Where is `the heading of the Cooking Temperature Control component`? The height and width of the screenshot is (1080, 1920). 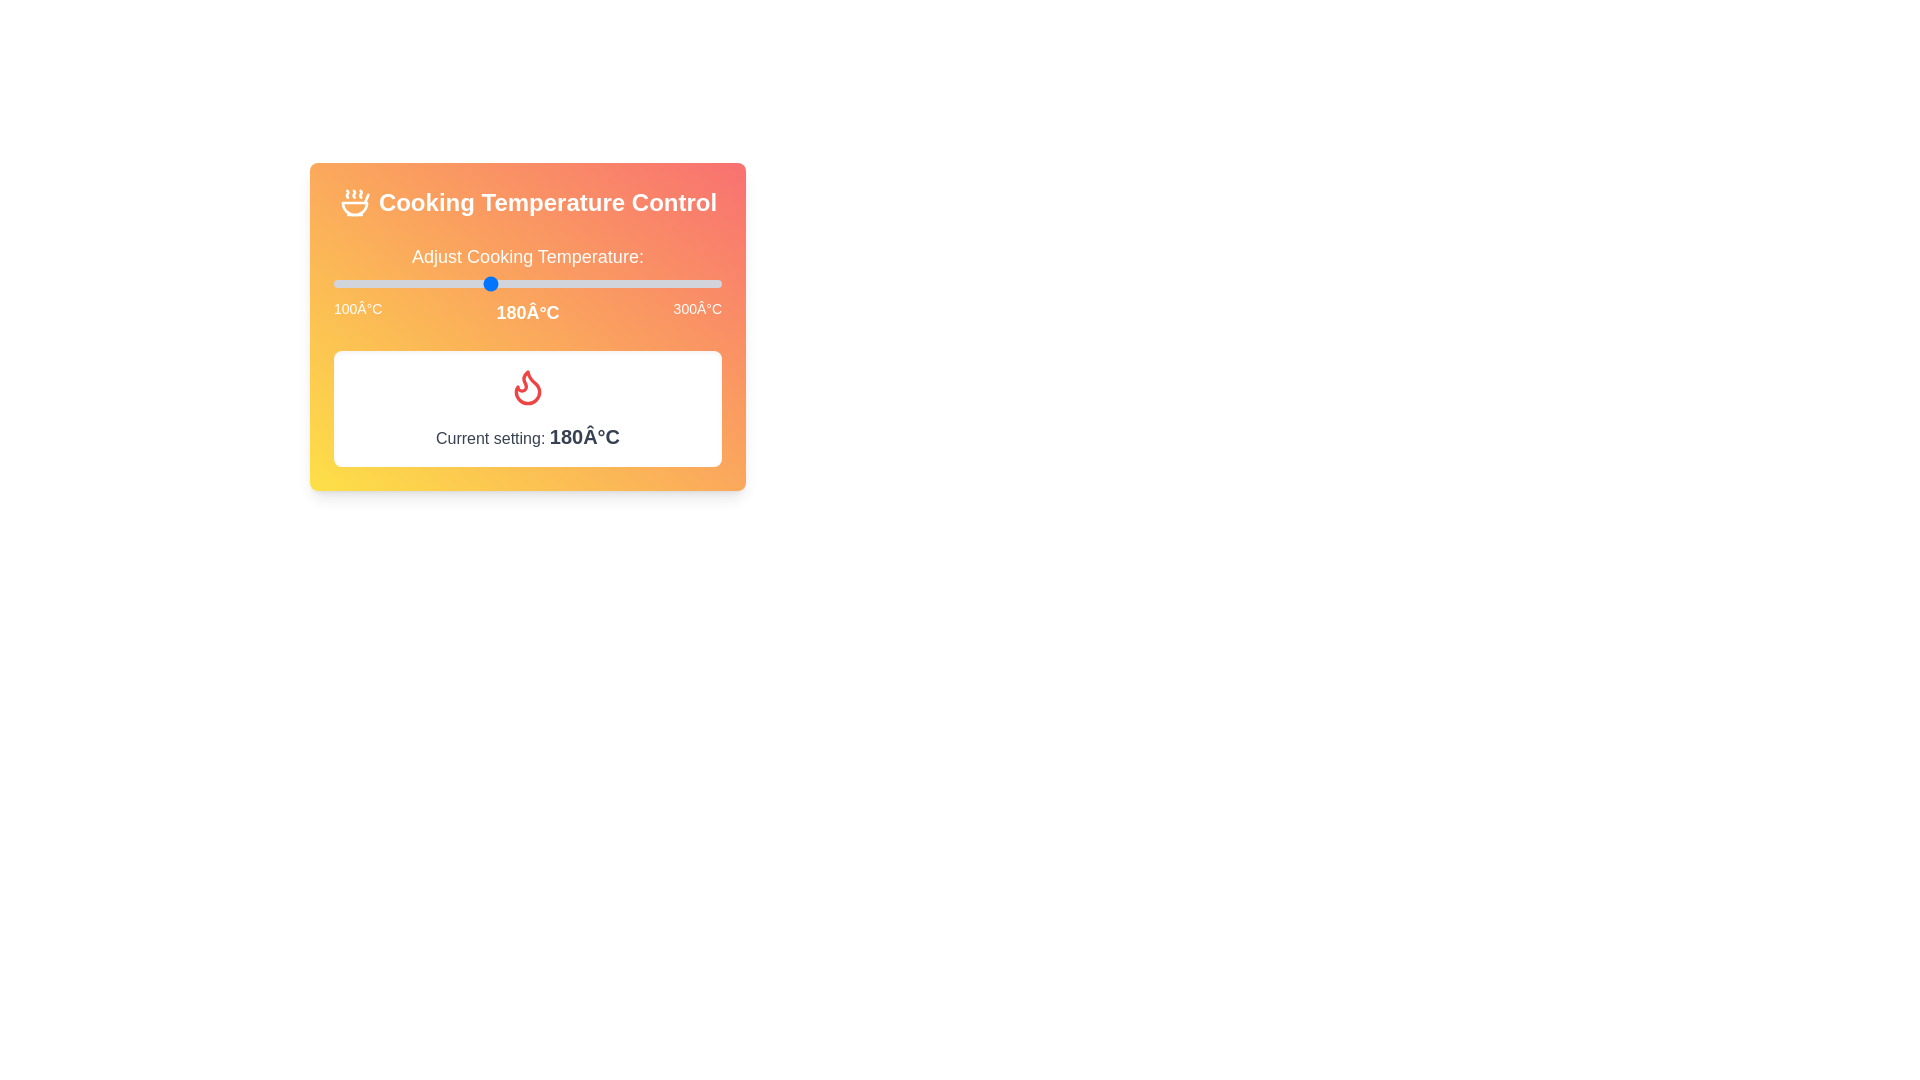 the heading of the Cooking Temperature Control component is located at coordinates (528, 203).